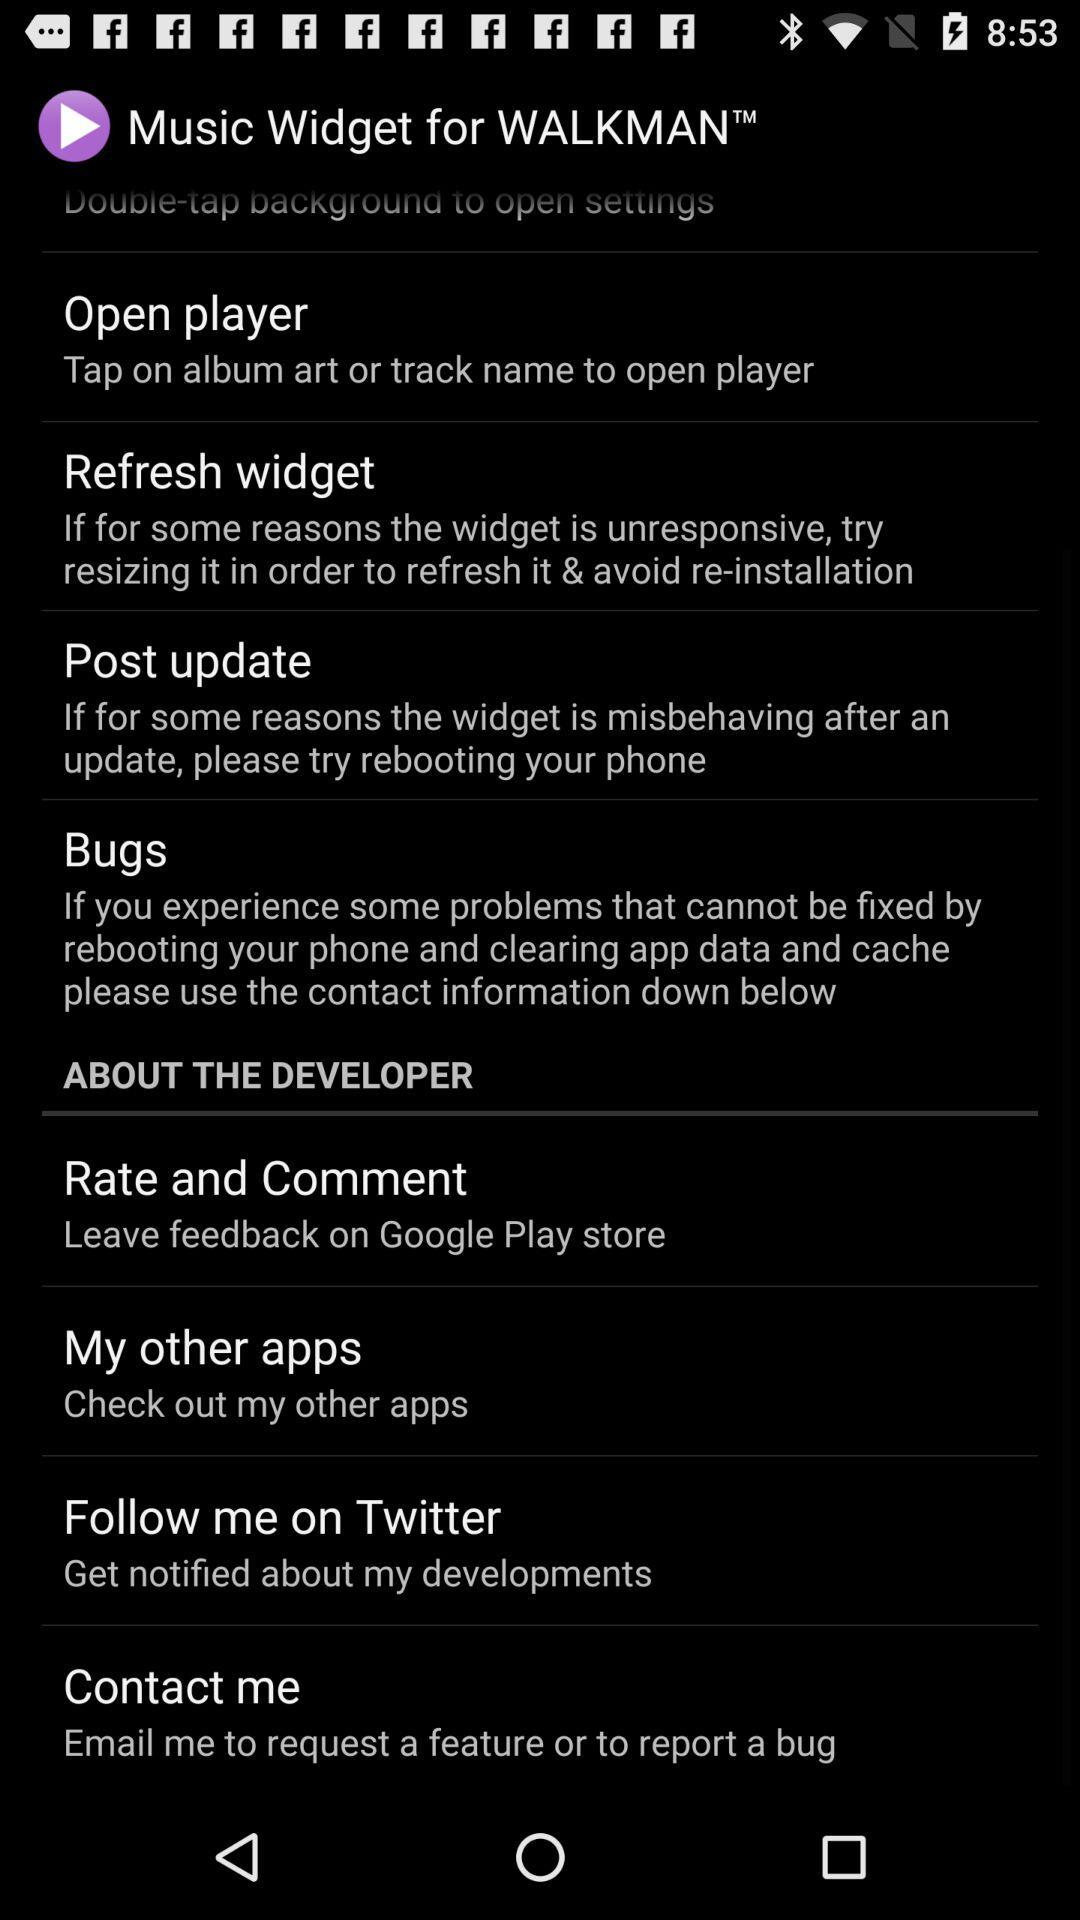 This screenshot has height=1920, width=1080. Describe the element at coordinates (281, 1515) in the screenshot. I see `item below check out my item` at that location.